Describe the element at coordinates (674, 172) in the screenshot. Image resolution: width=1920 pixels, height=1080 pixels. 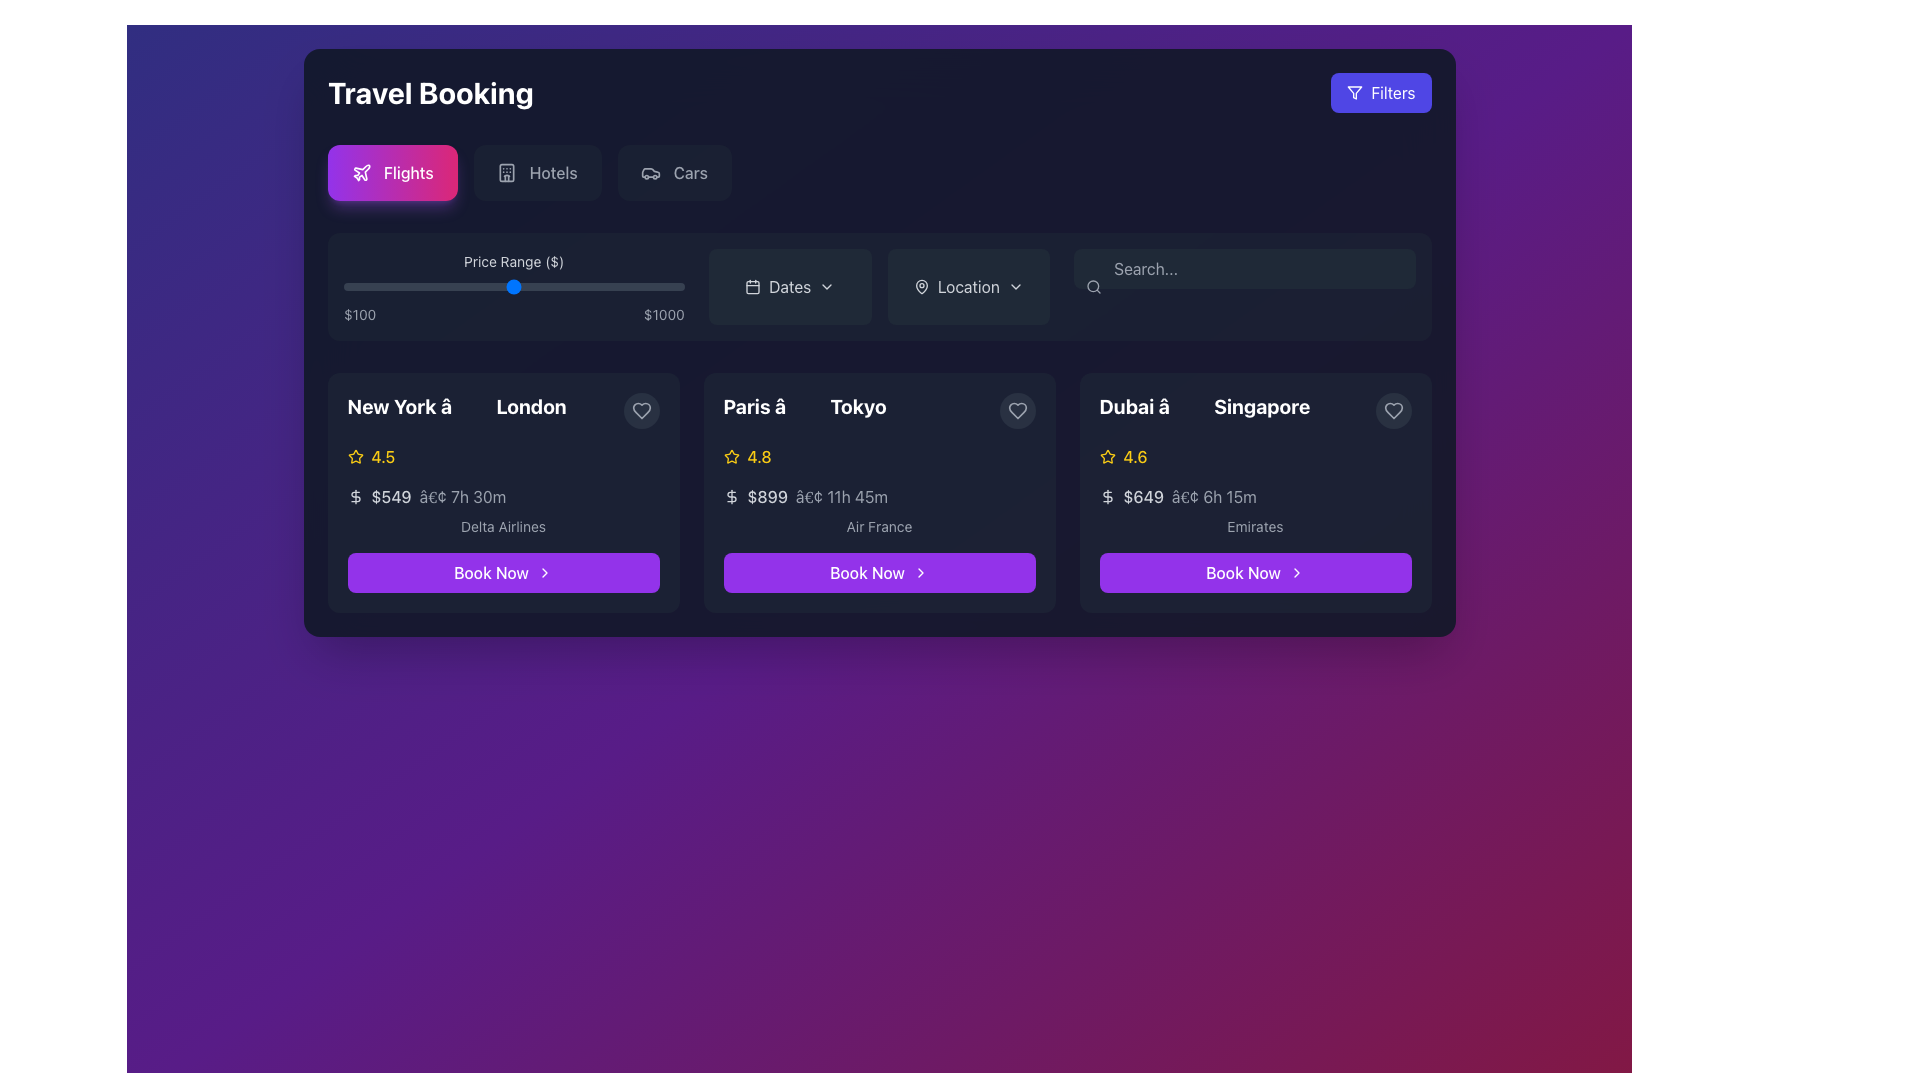
I see `the 'Cars' button in the top navigation bar` at that location.